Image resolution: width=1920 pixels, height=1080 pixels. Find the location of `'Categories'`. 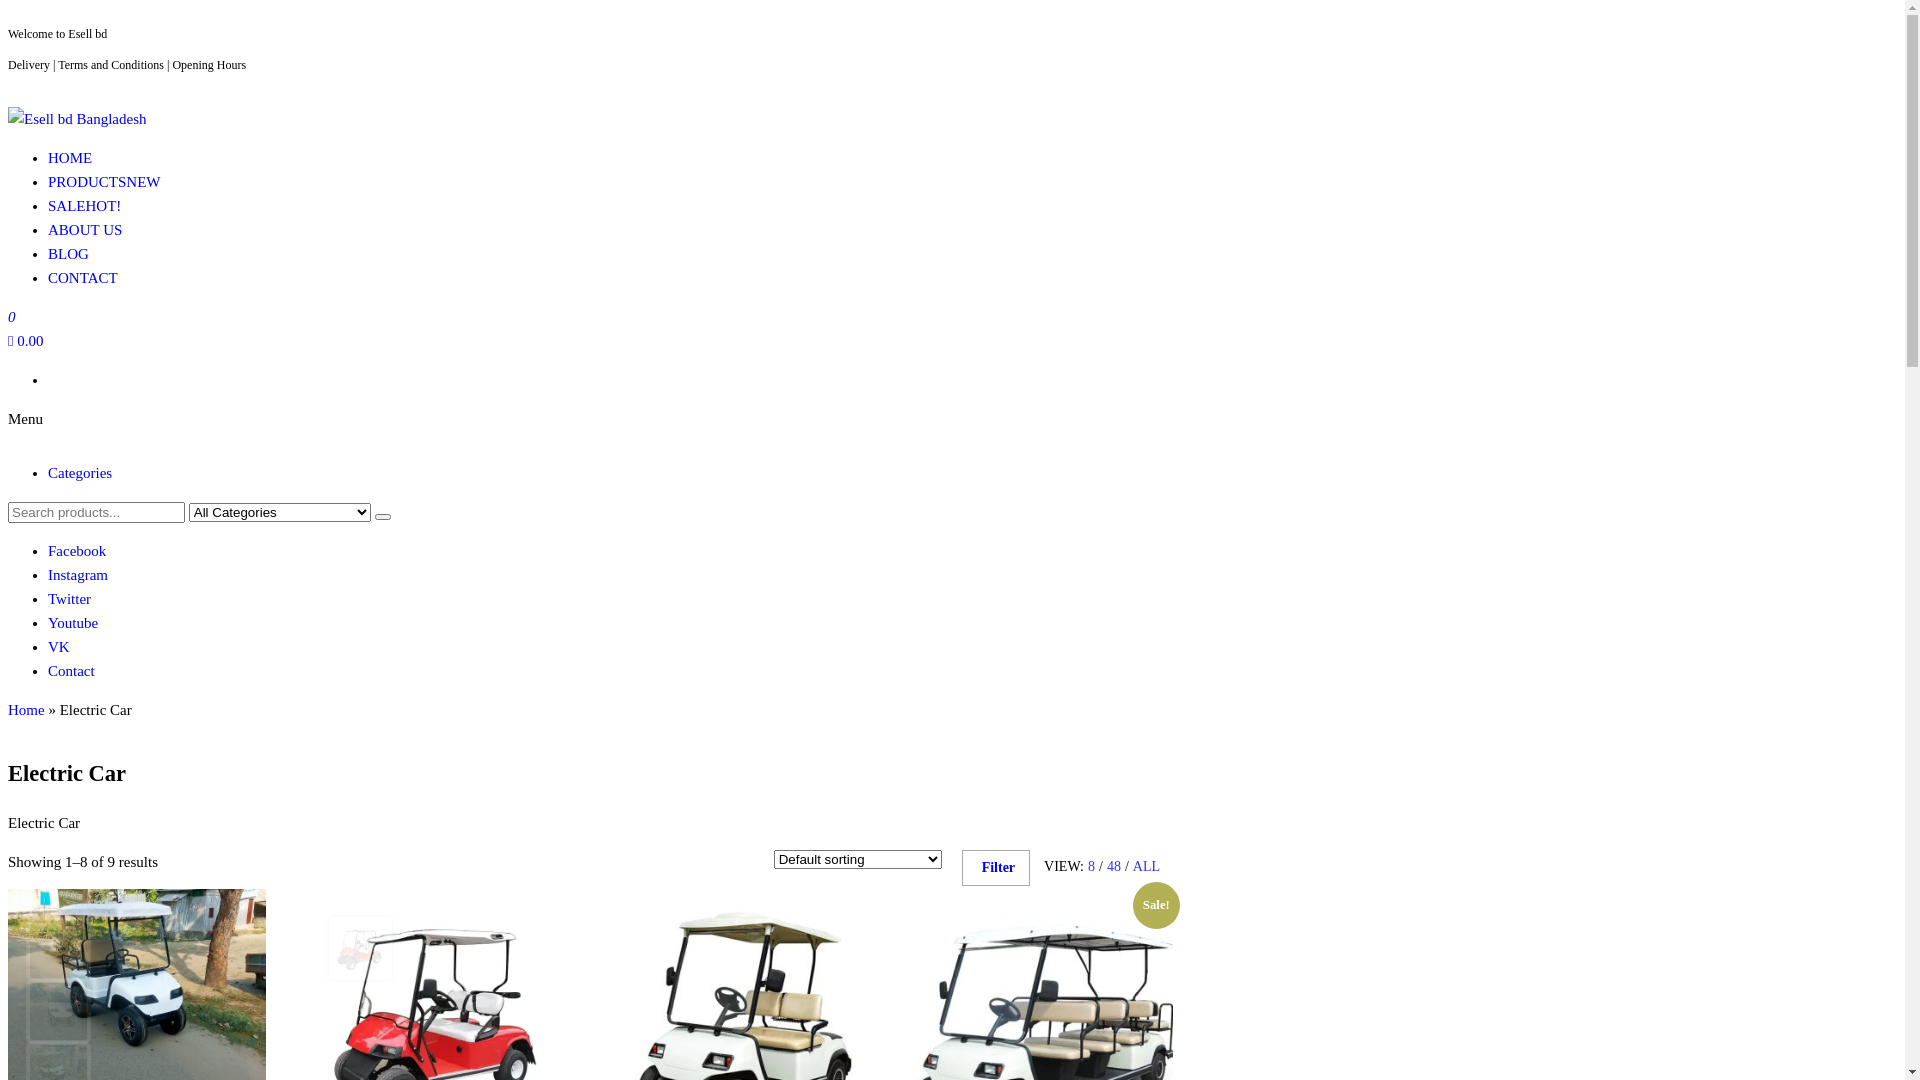

'Categories' is located at coordinates (48, 473).